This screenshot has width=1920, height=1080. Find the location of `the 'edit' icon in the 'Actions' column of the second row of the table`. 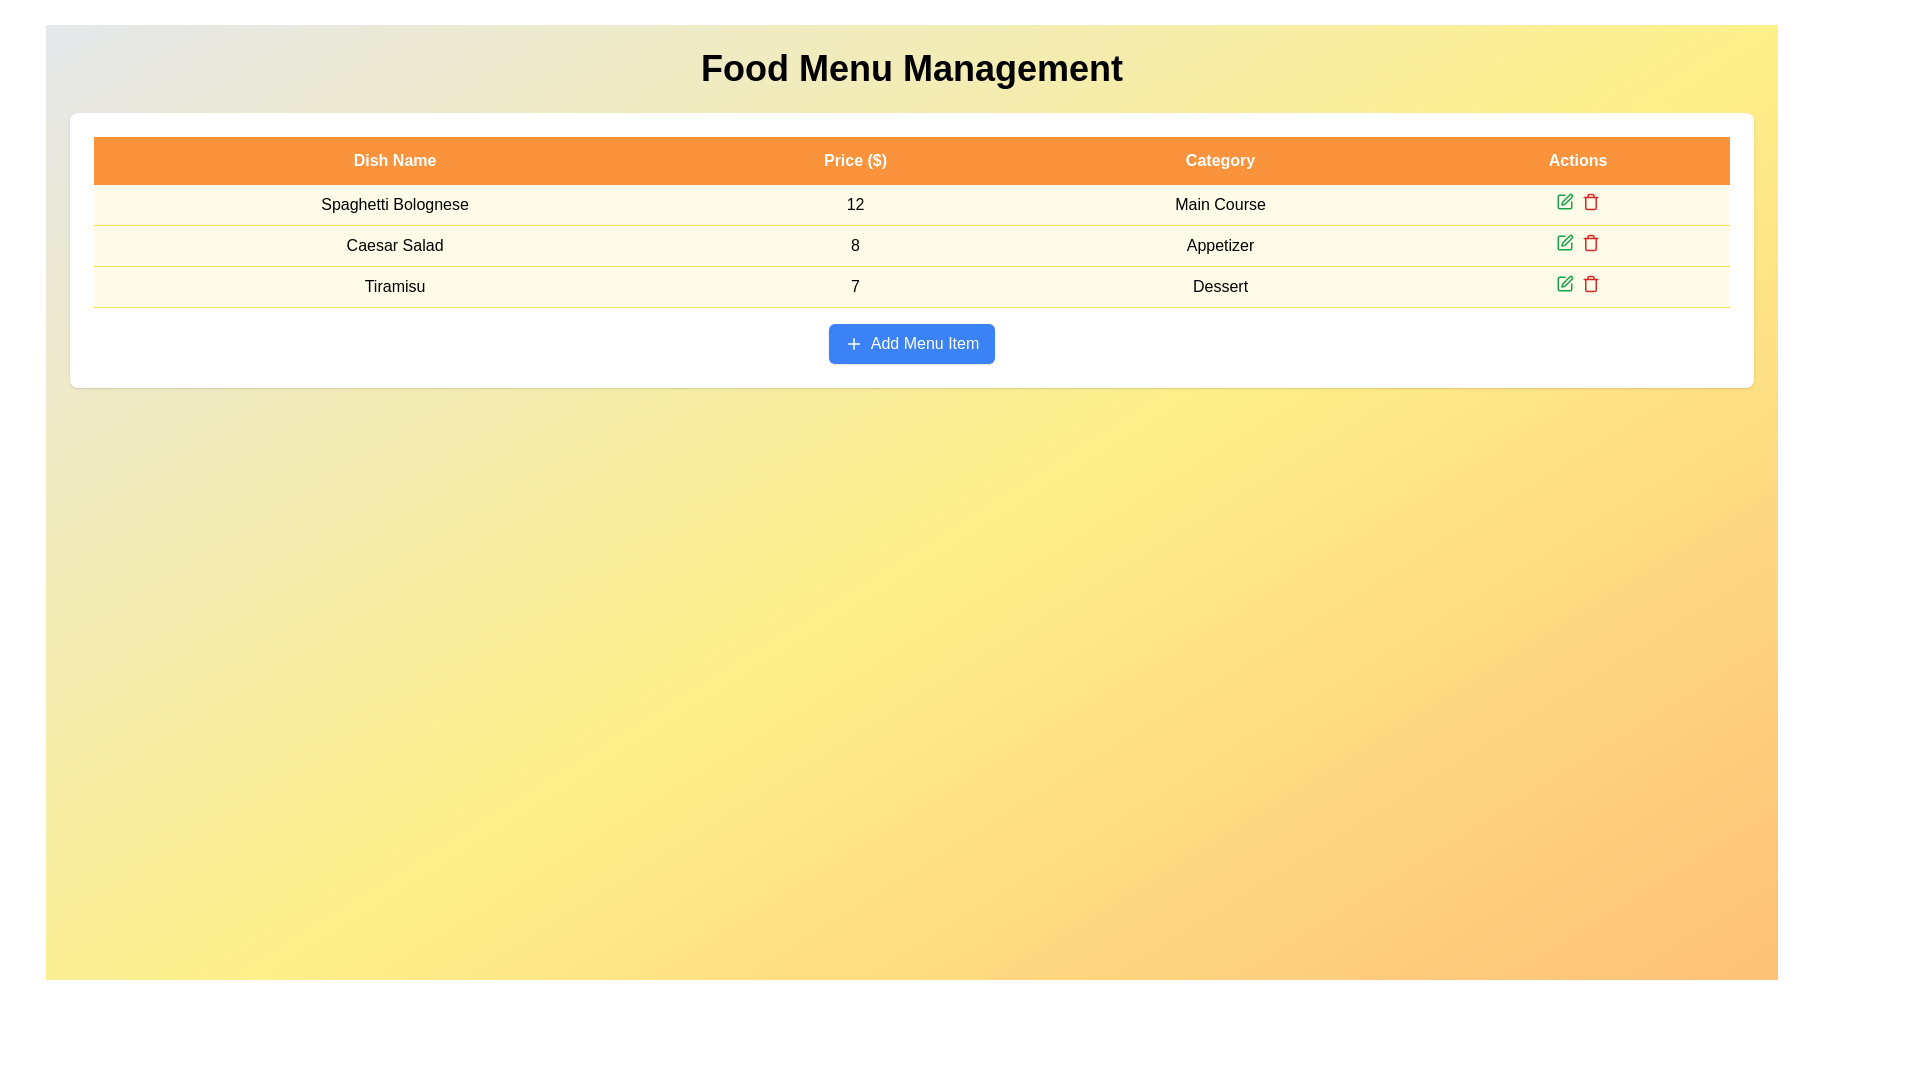

the 'edit' icon in the 'Actions' column of the second row of the table is located at coordinates (1566, 239).